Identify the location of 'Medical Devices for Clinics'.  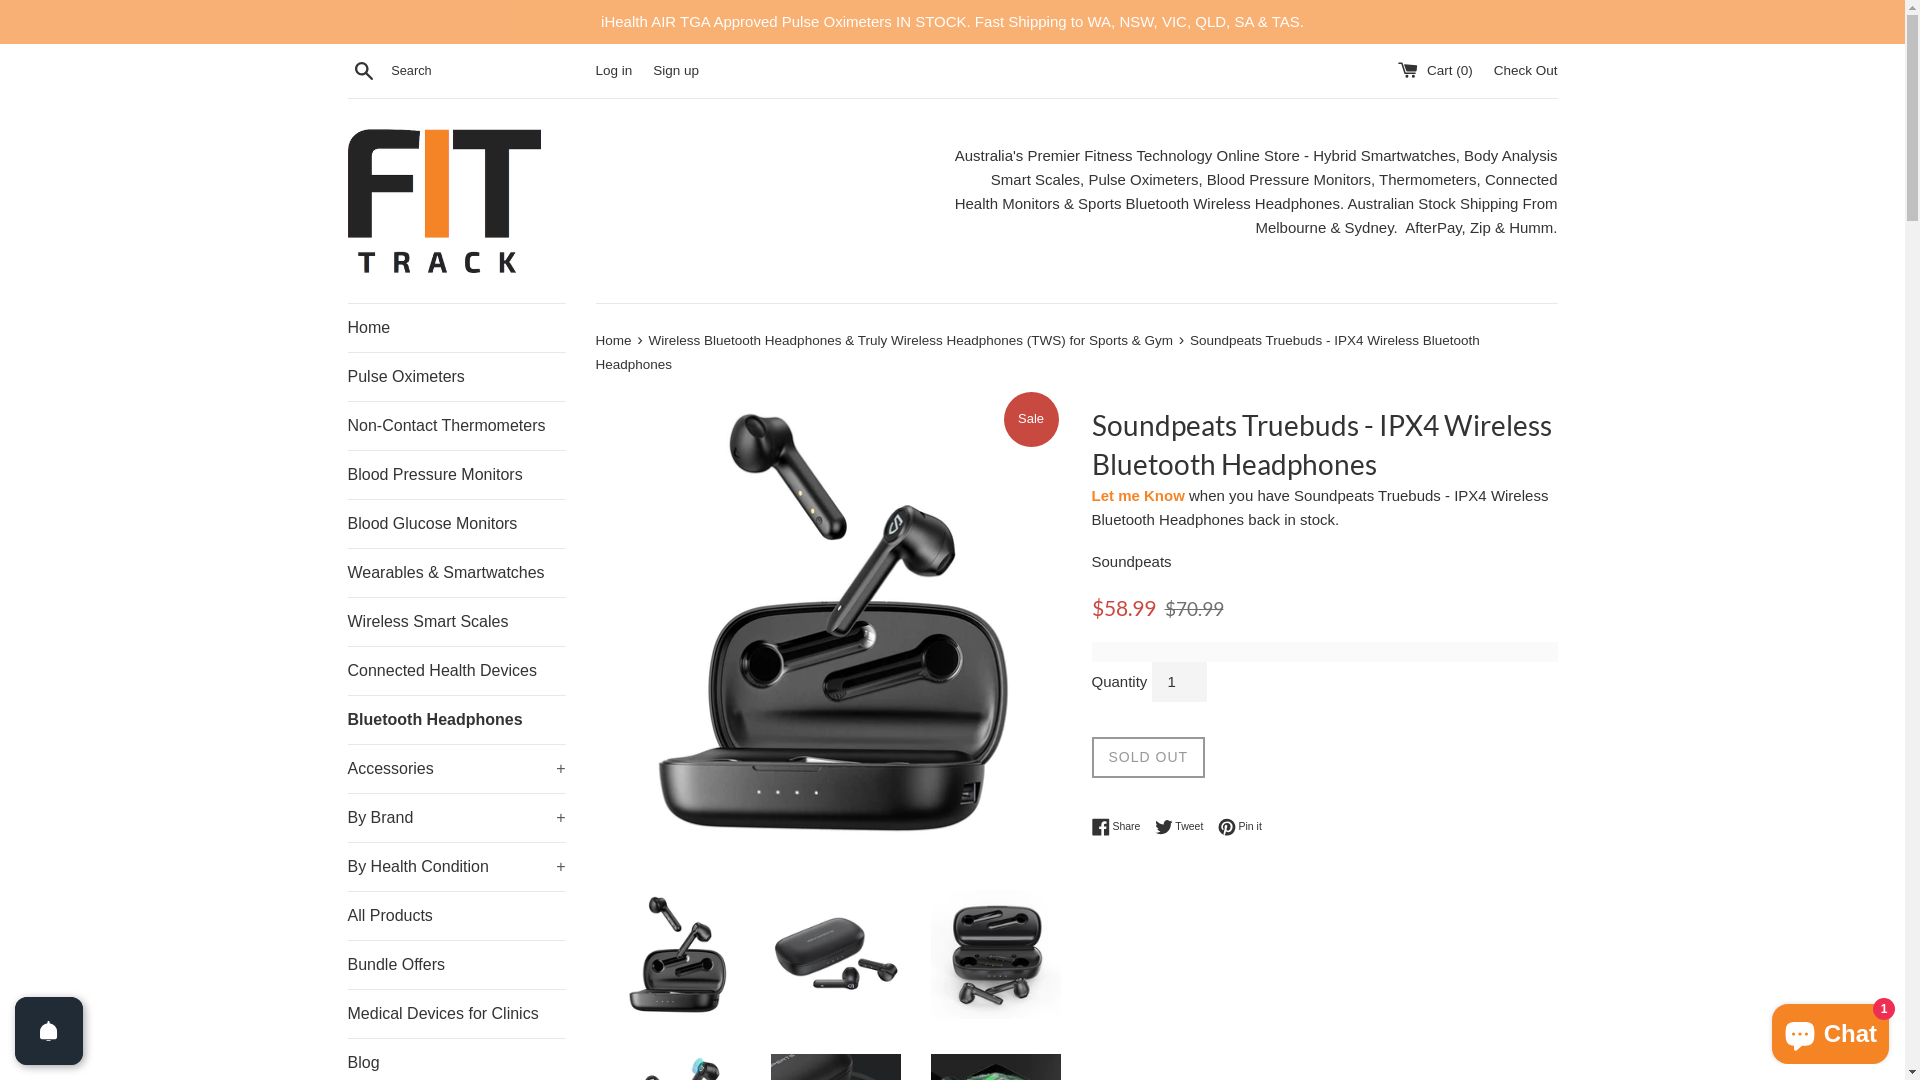
(455, 1014).